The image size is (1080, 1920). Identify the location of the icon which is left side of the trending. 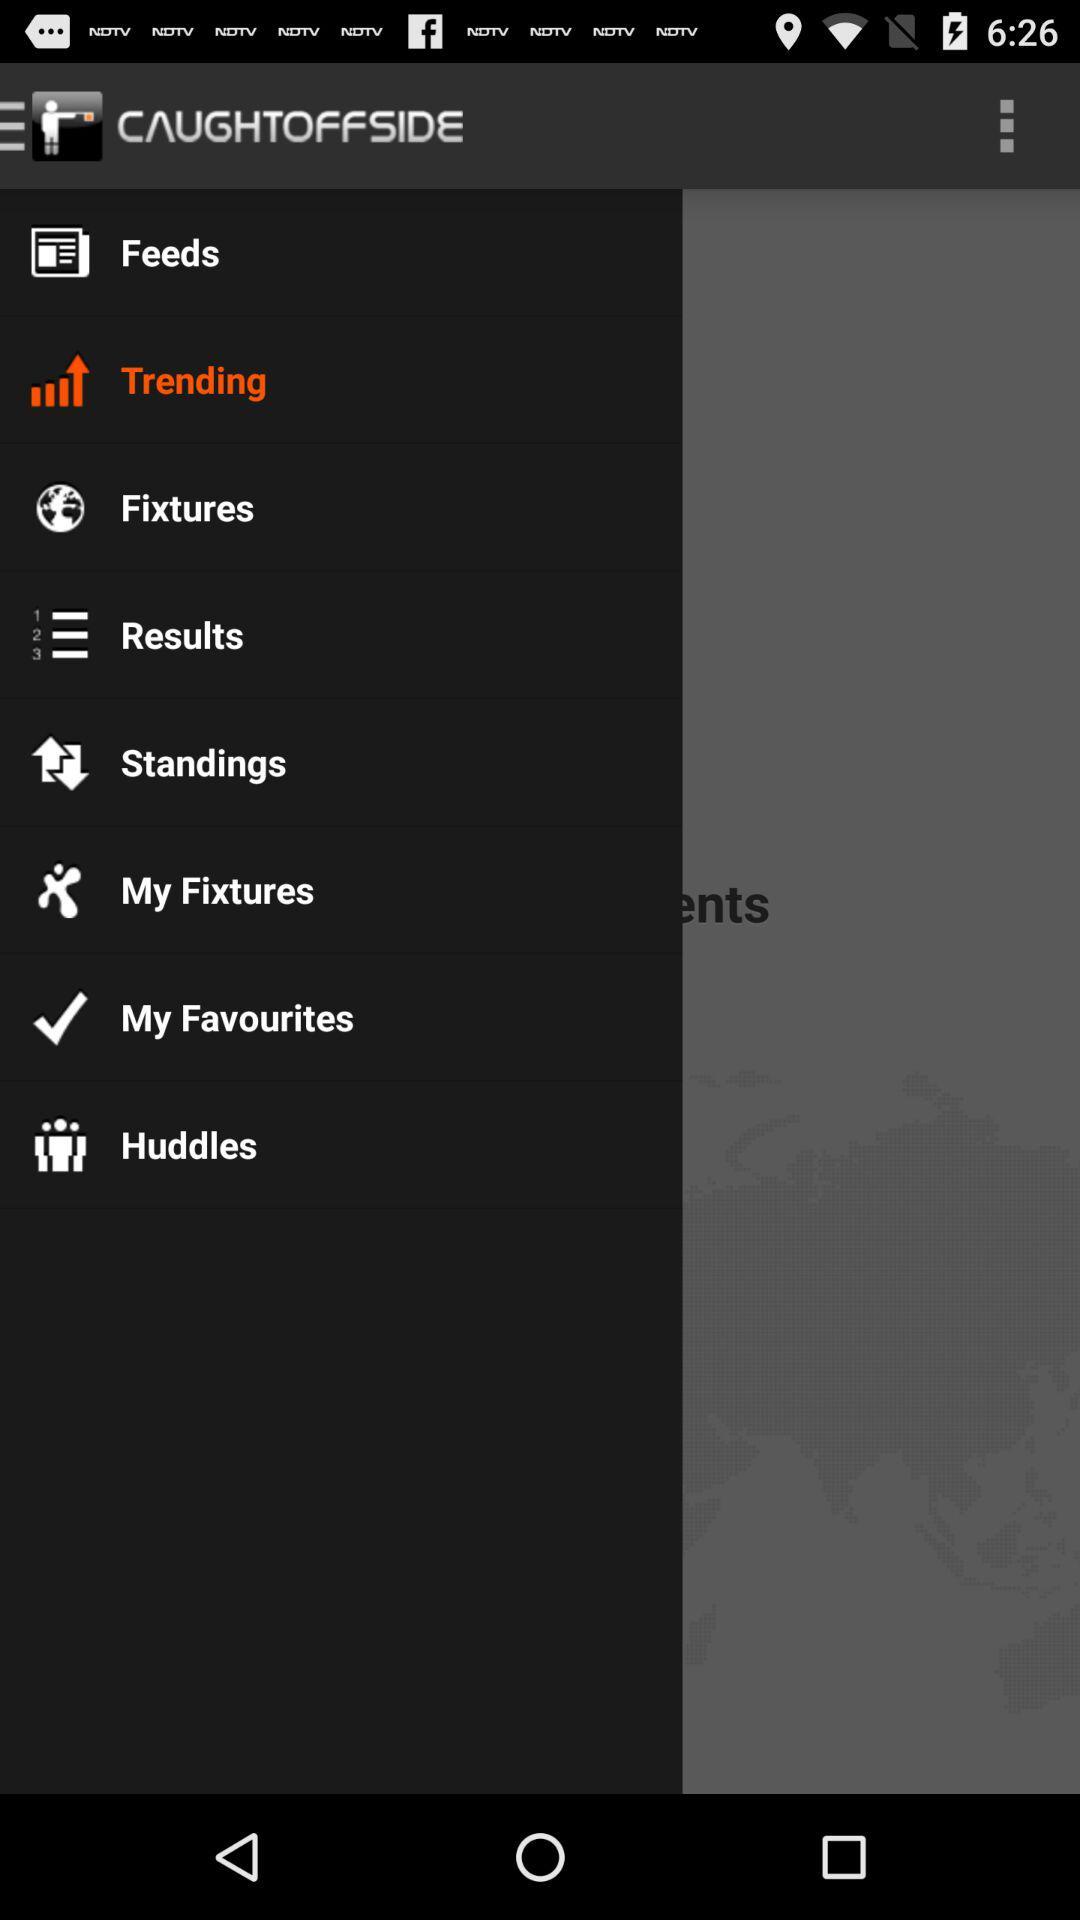
(59, 379).